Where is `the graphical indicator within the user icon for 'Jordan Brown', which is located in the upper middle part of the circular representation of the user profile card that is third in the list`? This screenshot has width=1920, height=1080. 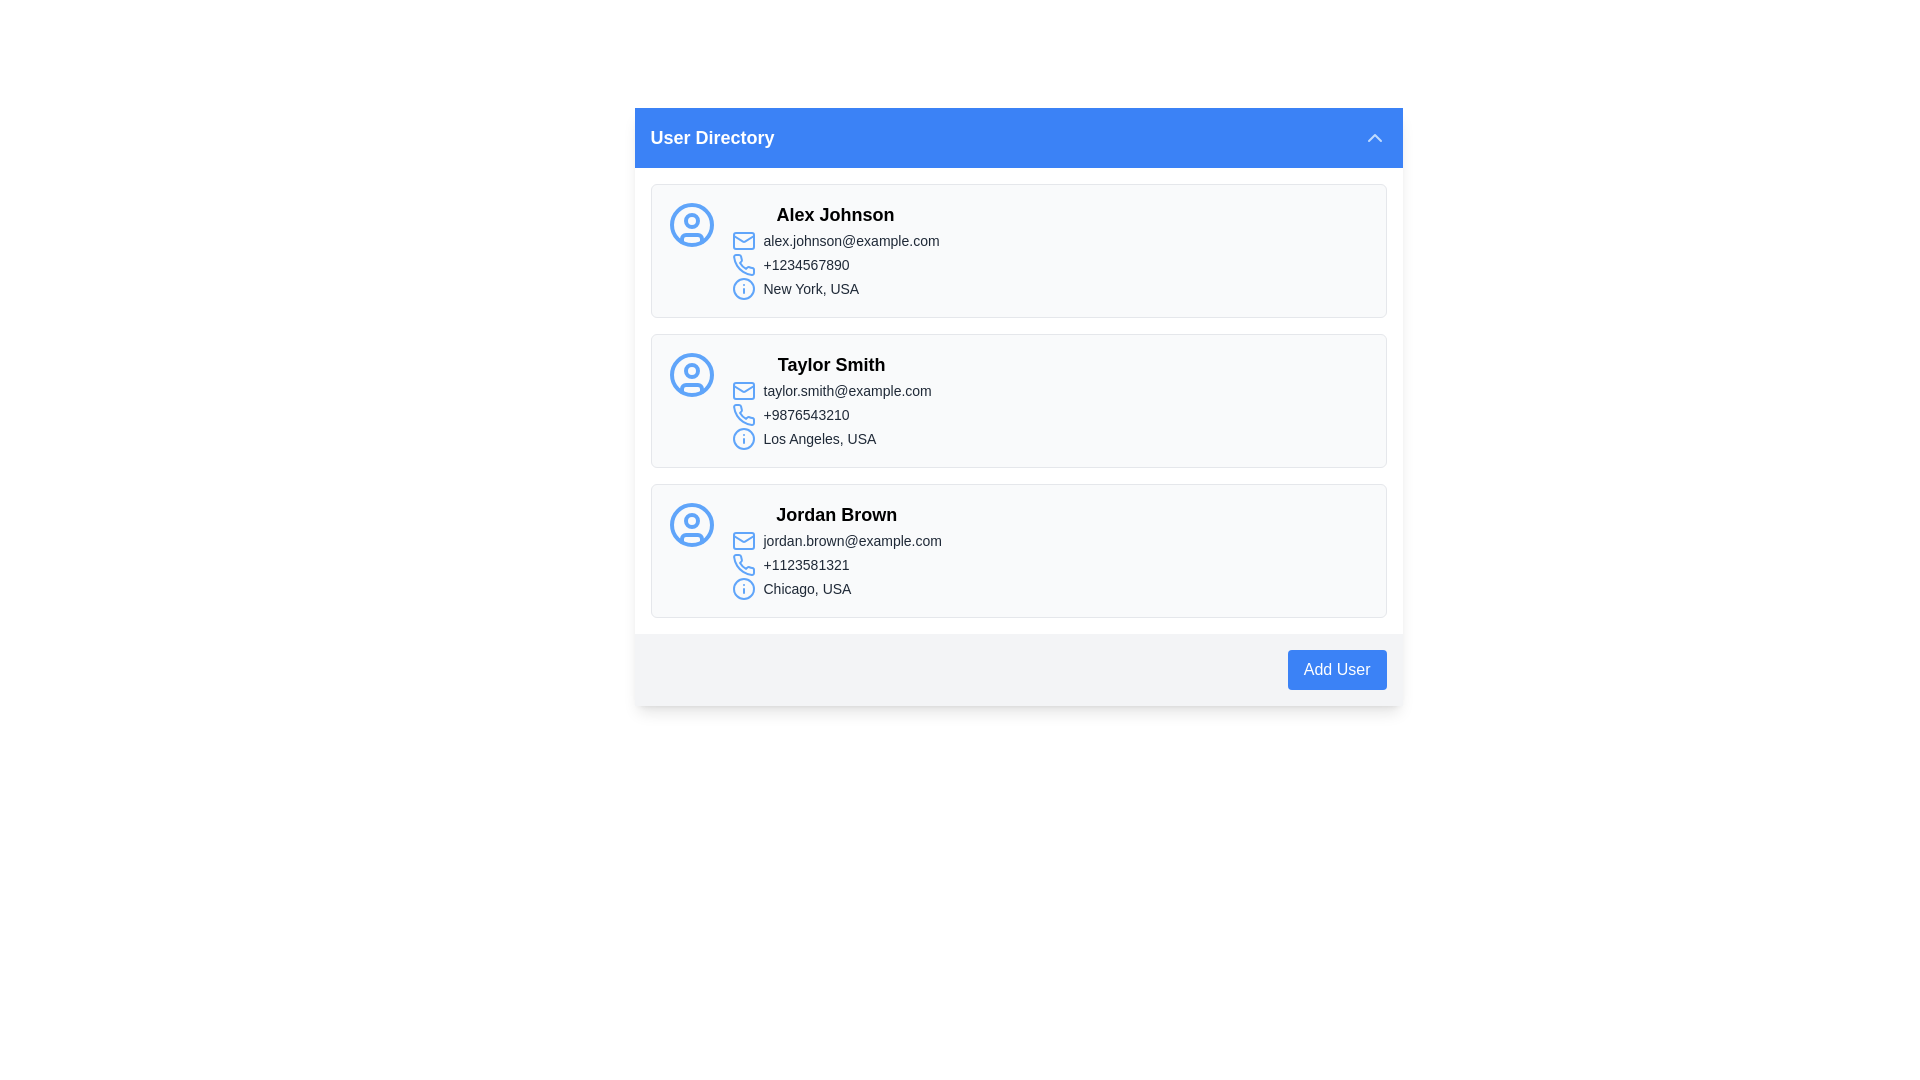 the graphical indicator within the user icon for 'Jordan Brown', which is located in the upper middle part of the circular representation of the user profile card that is third in the list is located at coordinates (691, 519).